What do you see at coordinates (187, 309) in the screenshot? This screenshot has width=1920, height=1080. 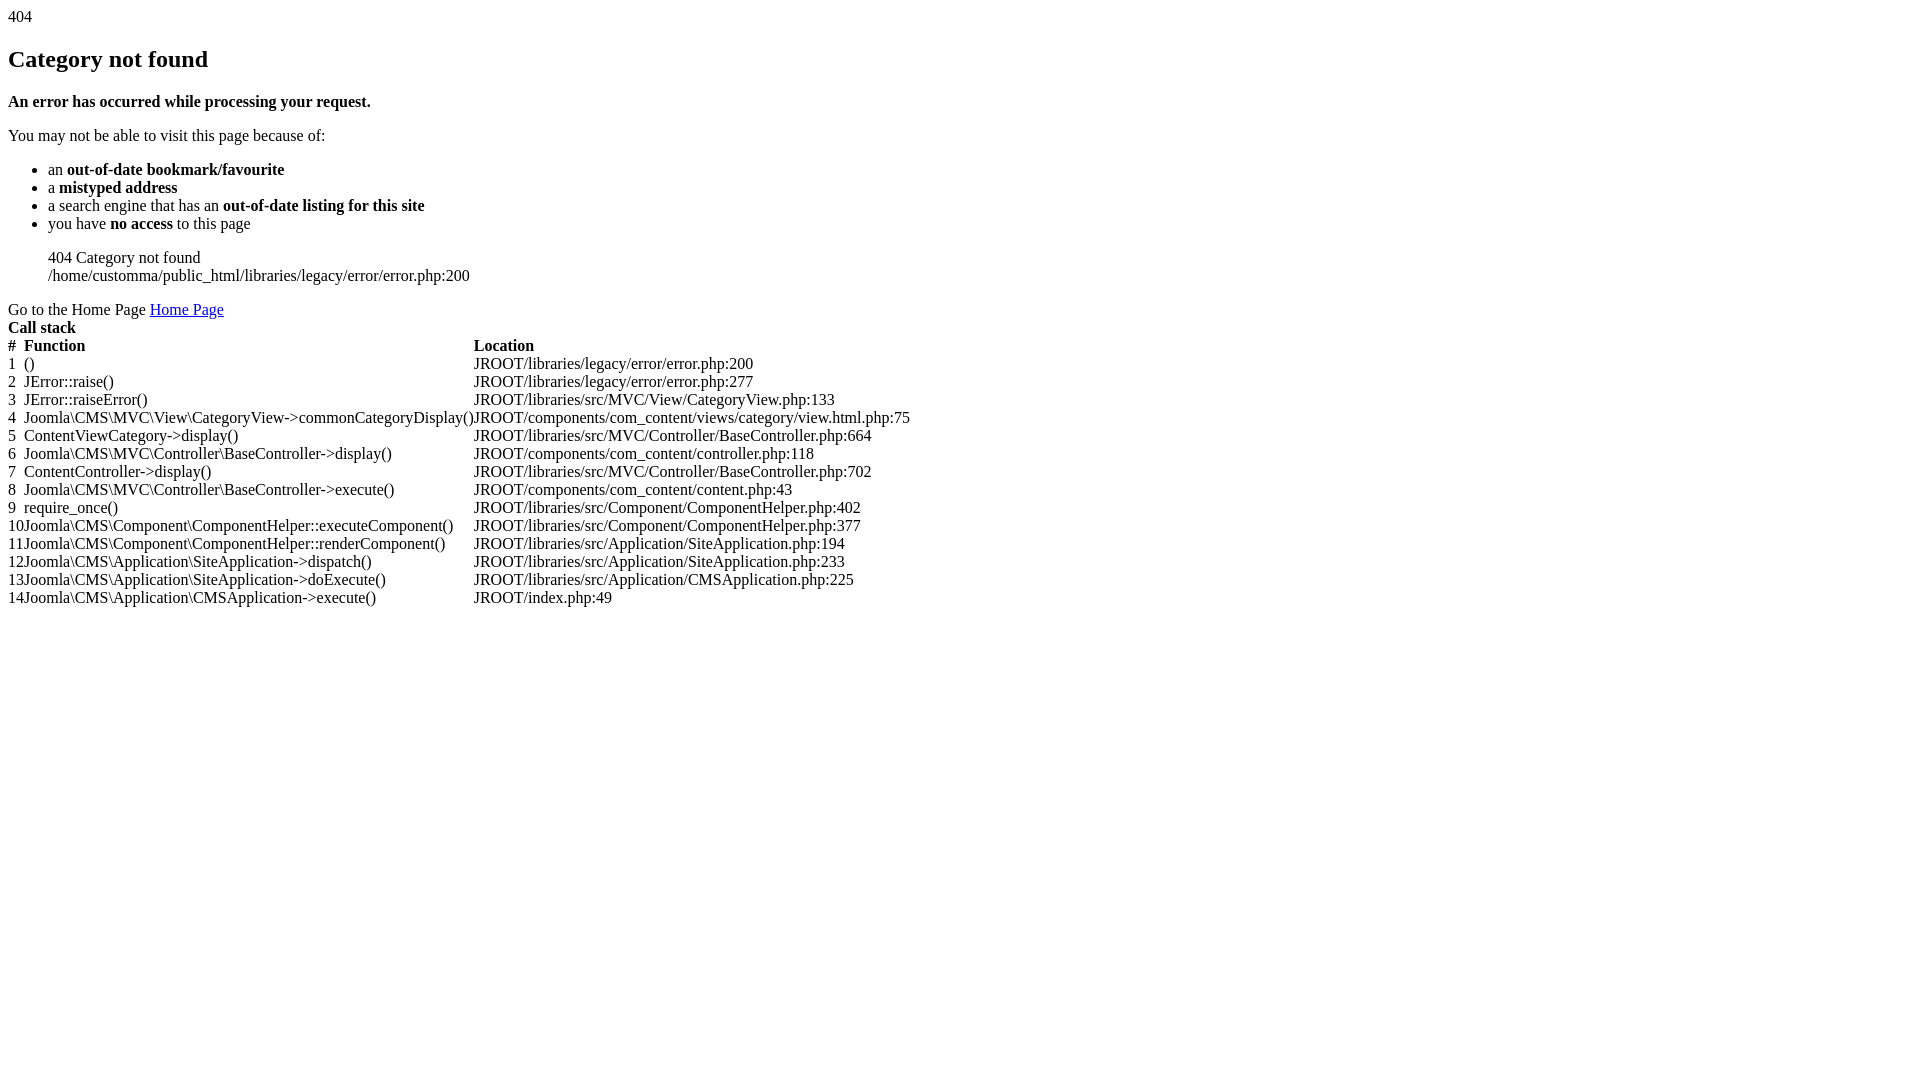 I see `'Home Page'` at bounding box center [187, 309].